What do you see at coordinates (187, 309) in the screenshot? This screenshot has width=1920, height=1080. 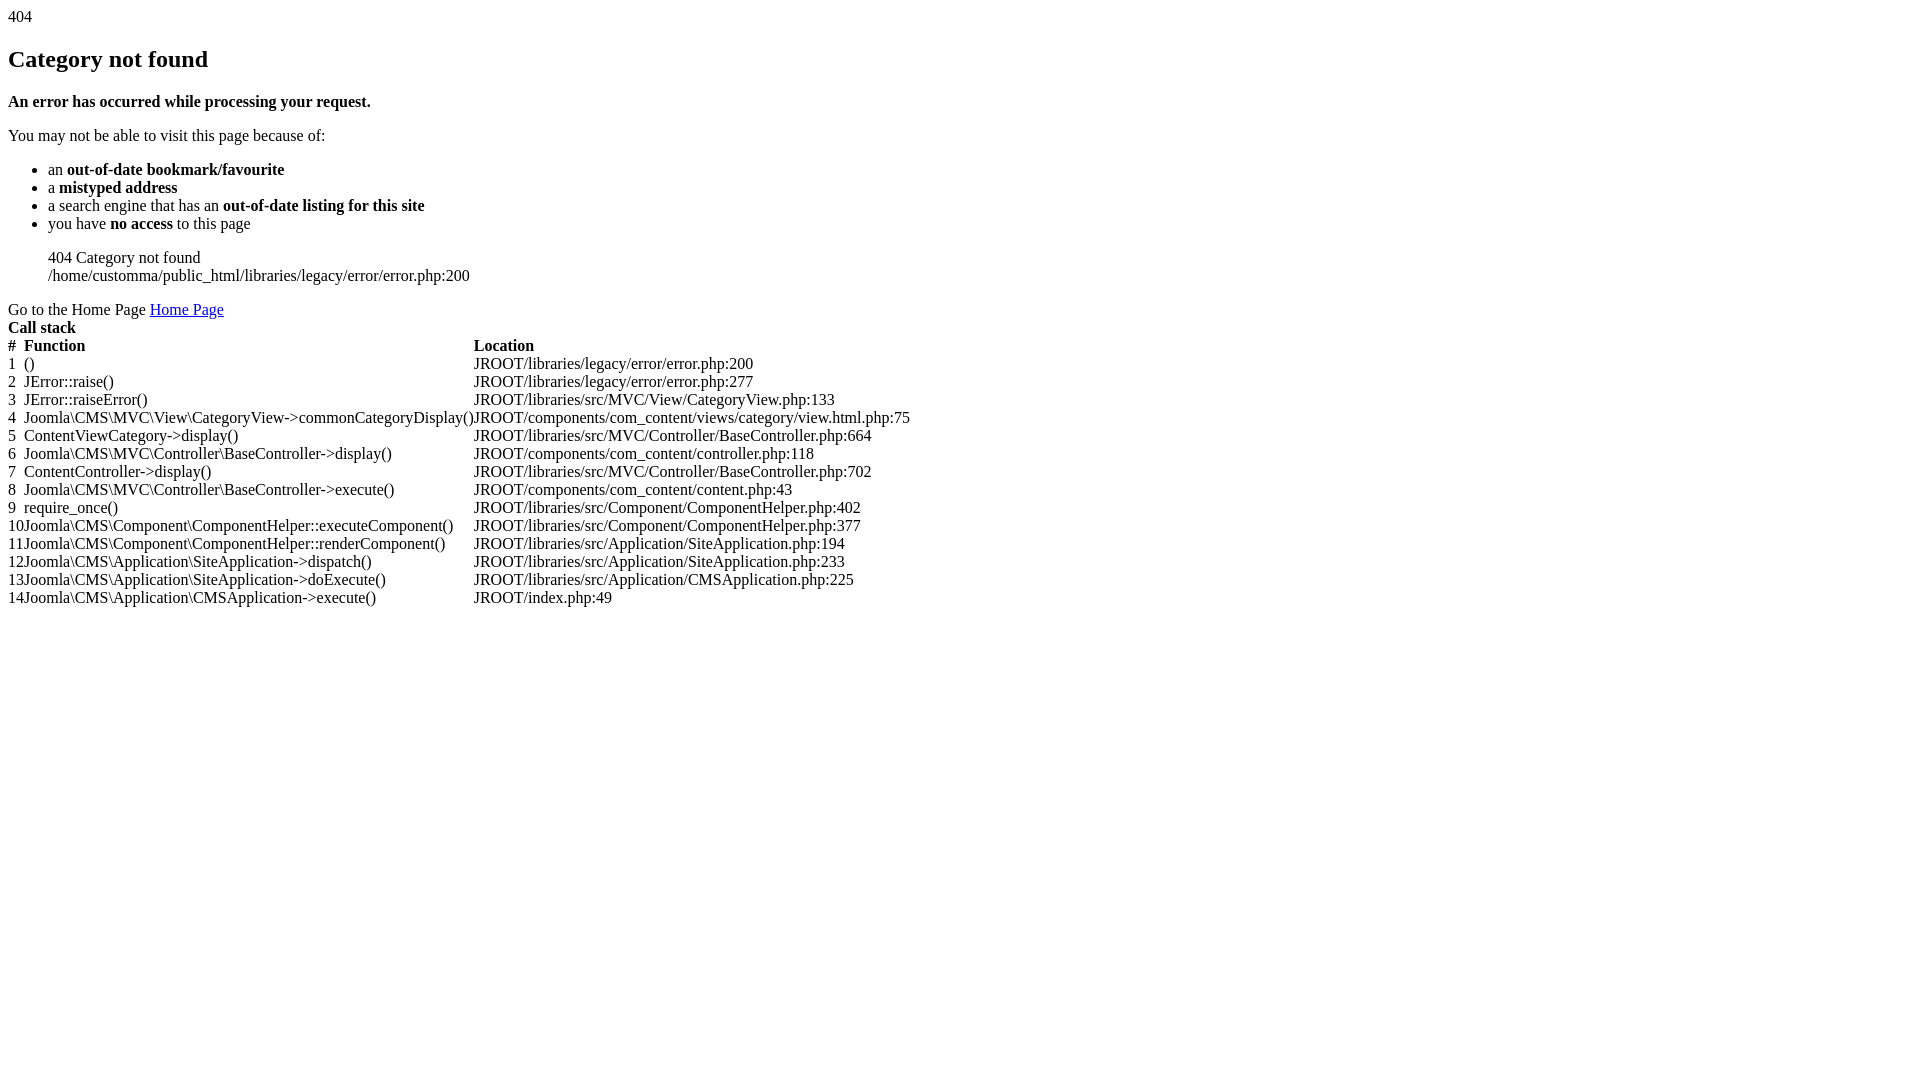 I see `'Home Page'` at bounding box center [187, 309].